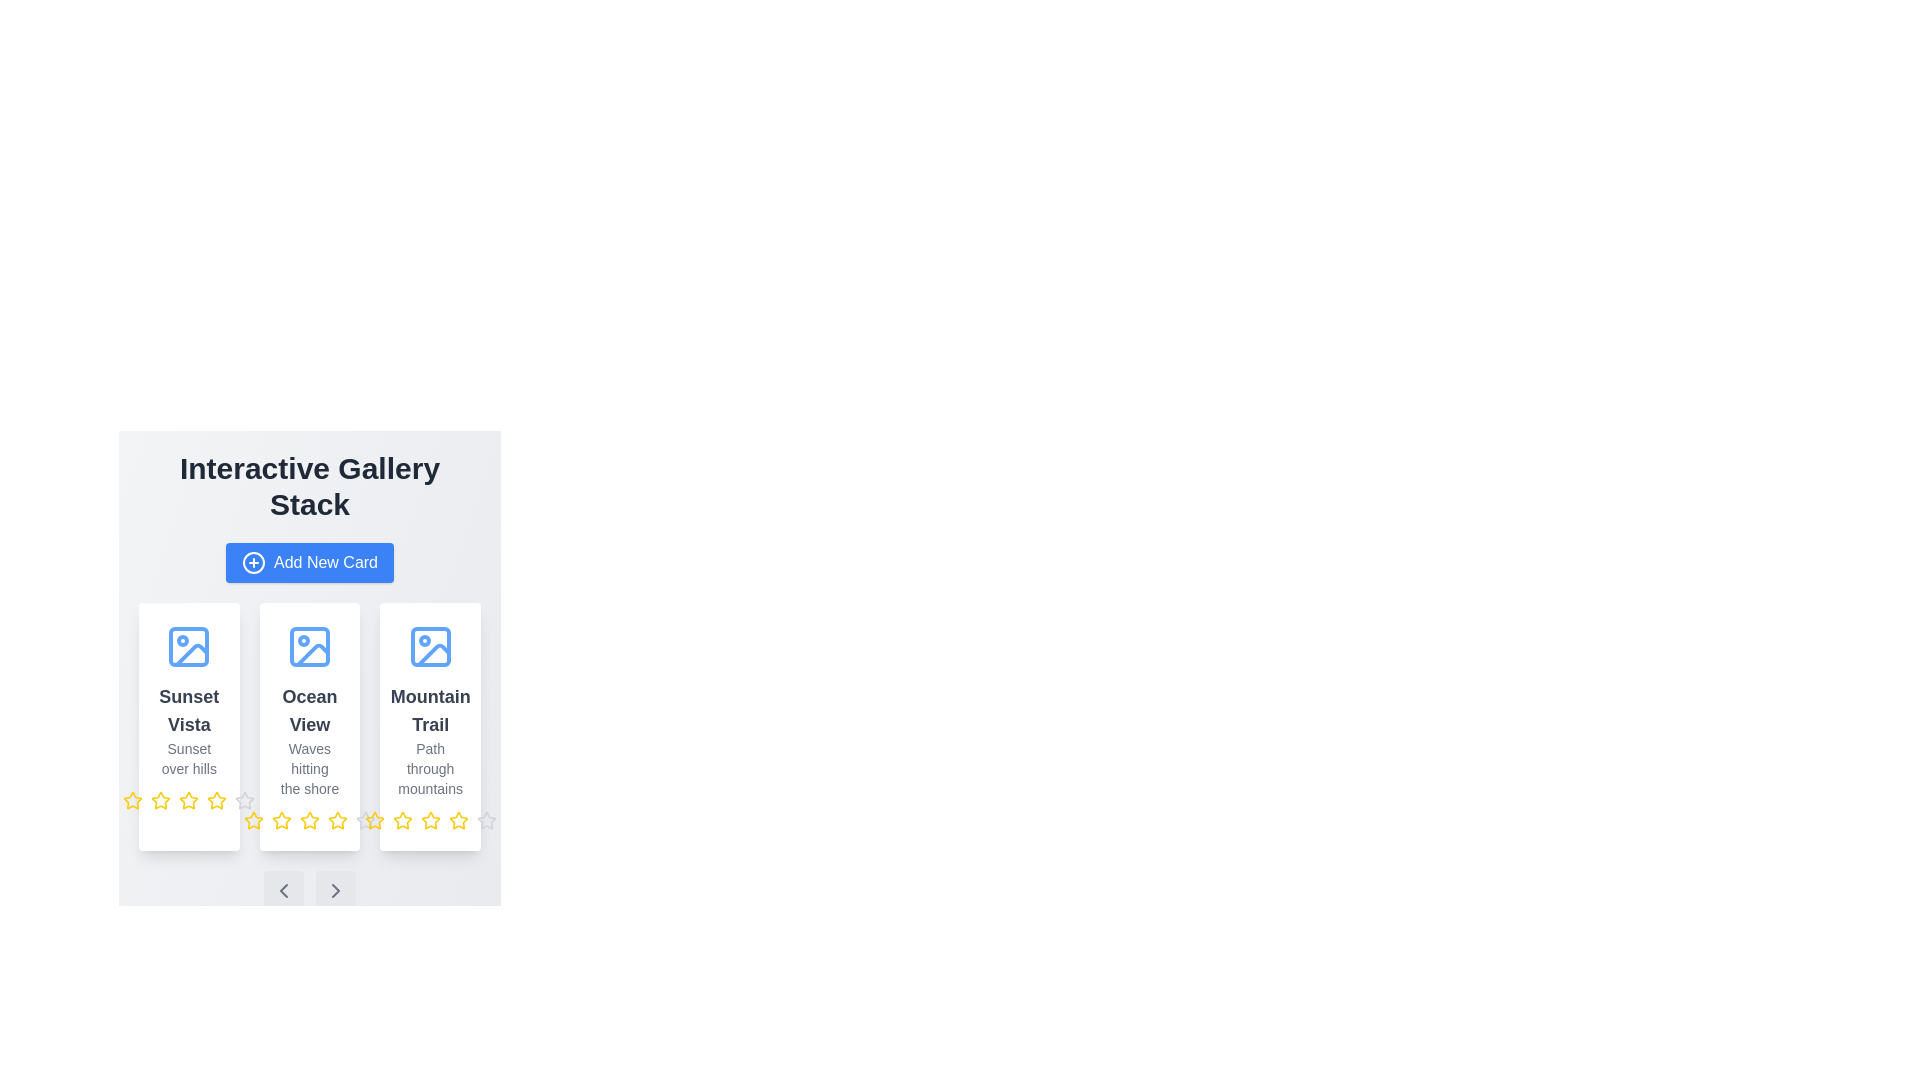 The image size is (1920, 1080). Describe the element at coordinates (336, 890) in the screenshot. I see `the right arrow icon which serves as a navigation control to move to the next set of items in the gallery or carousel interface` at that location.